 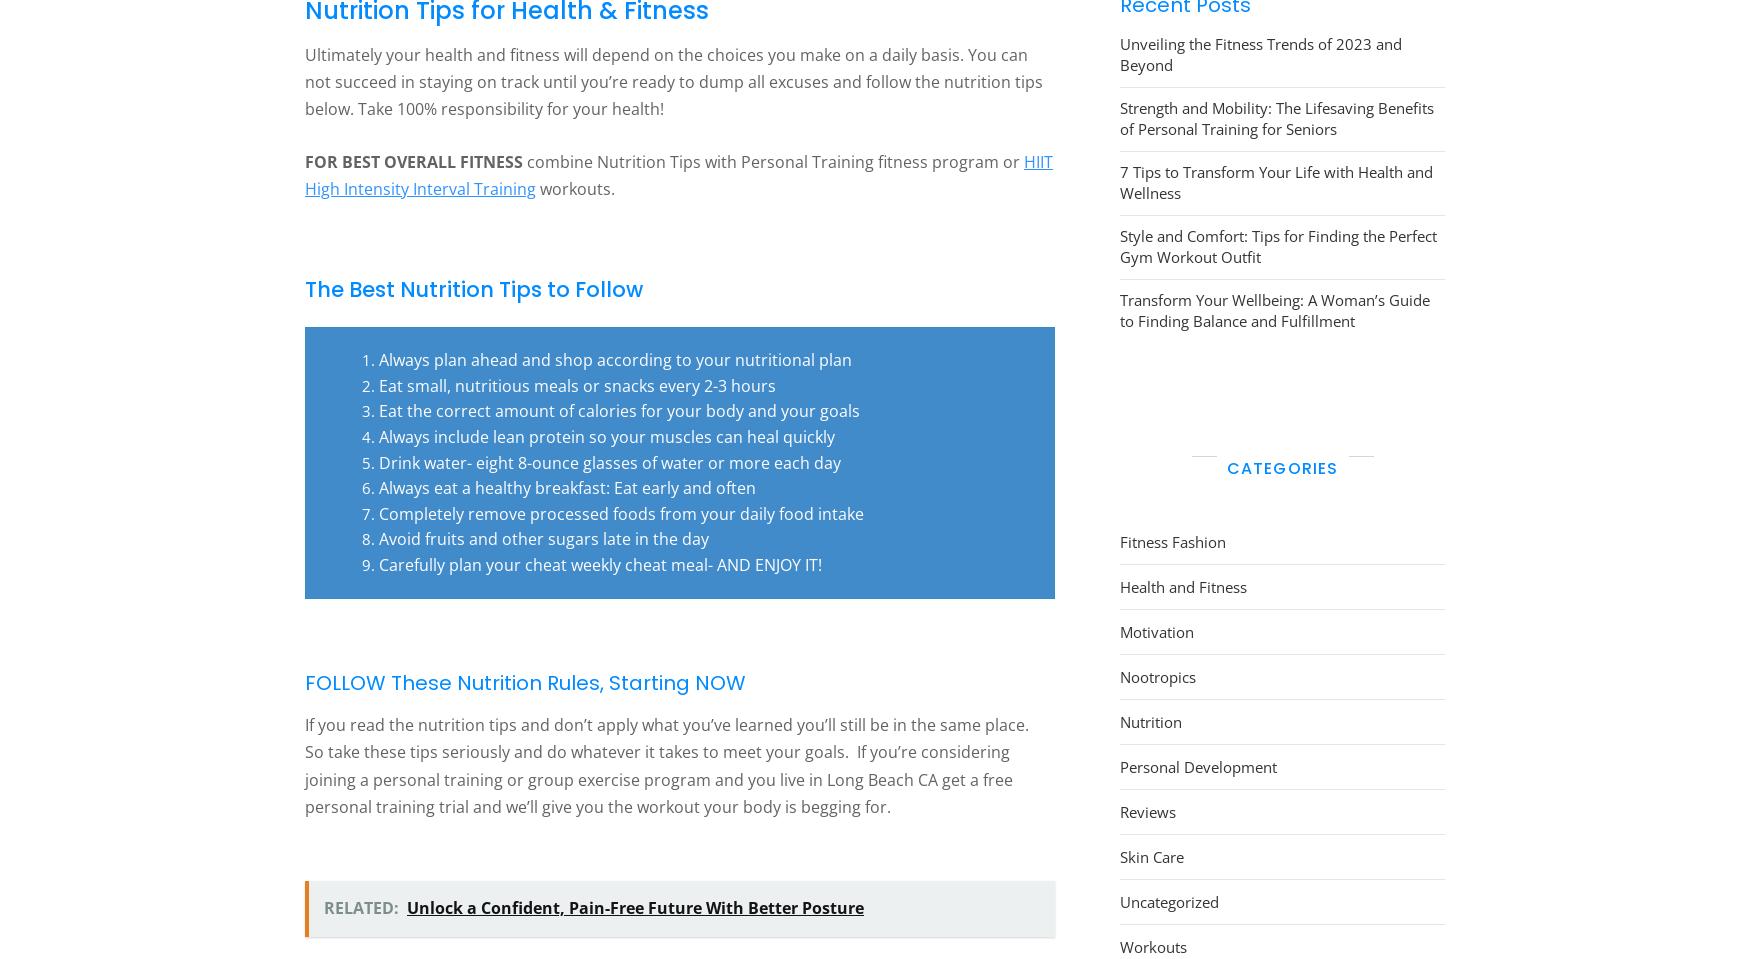 What do you see at coordinates (1120, 52) in the screenshot?
I see `'Unveiling the Fitness Trends of 2023 and Beyond'` at bounding box center [1120, 52].